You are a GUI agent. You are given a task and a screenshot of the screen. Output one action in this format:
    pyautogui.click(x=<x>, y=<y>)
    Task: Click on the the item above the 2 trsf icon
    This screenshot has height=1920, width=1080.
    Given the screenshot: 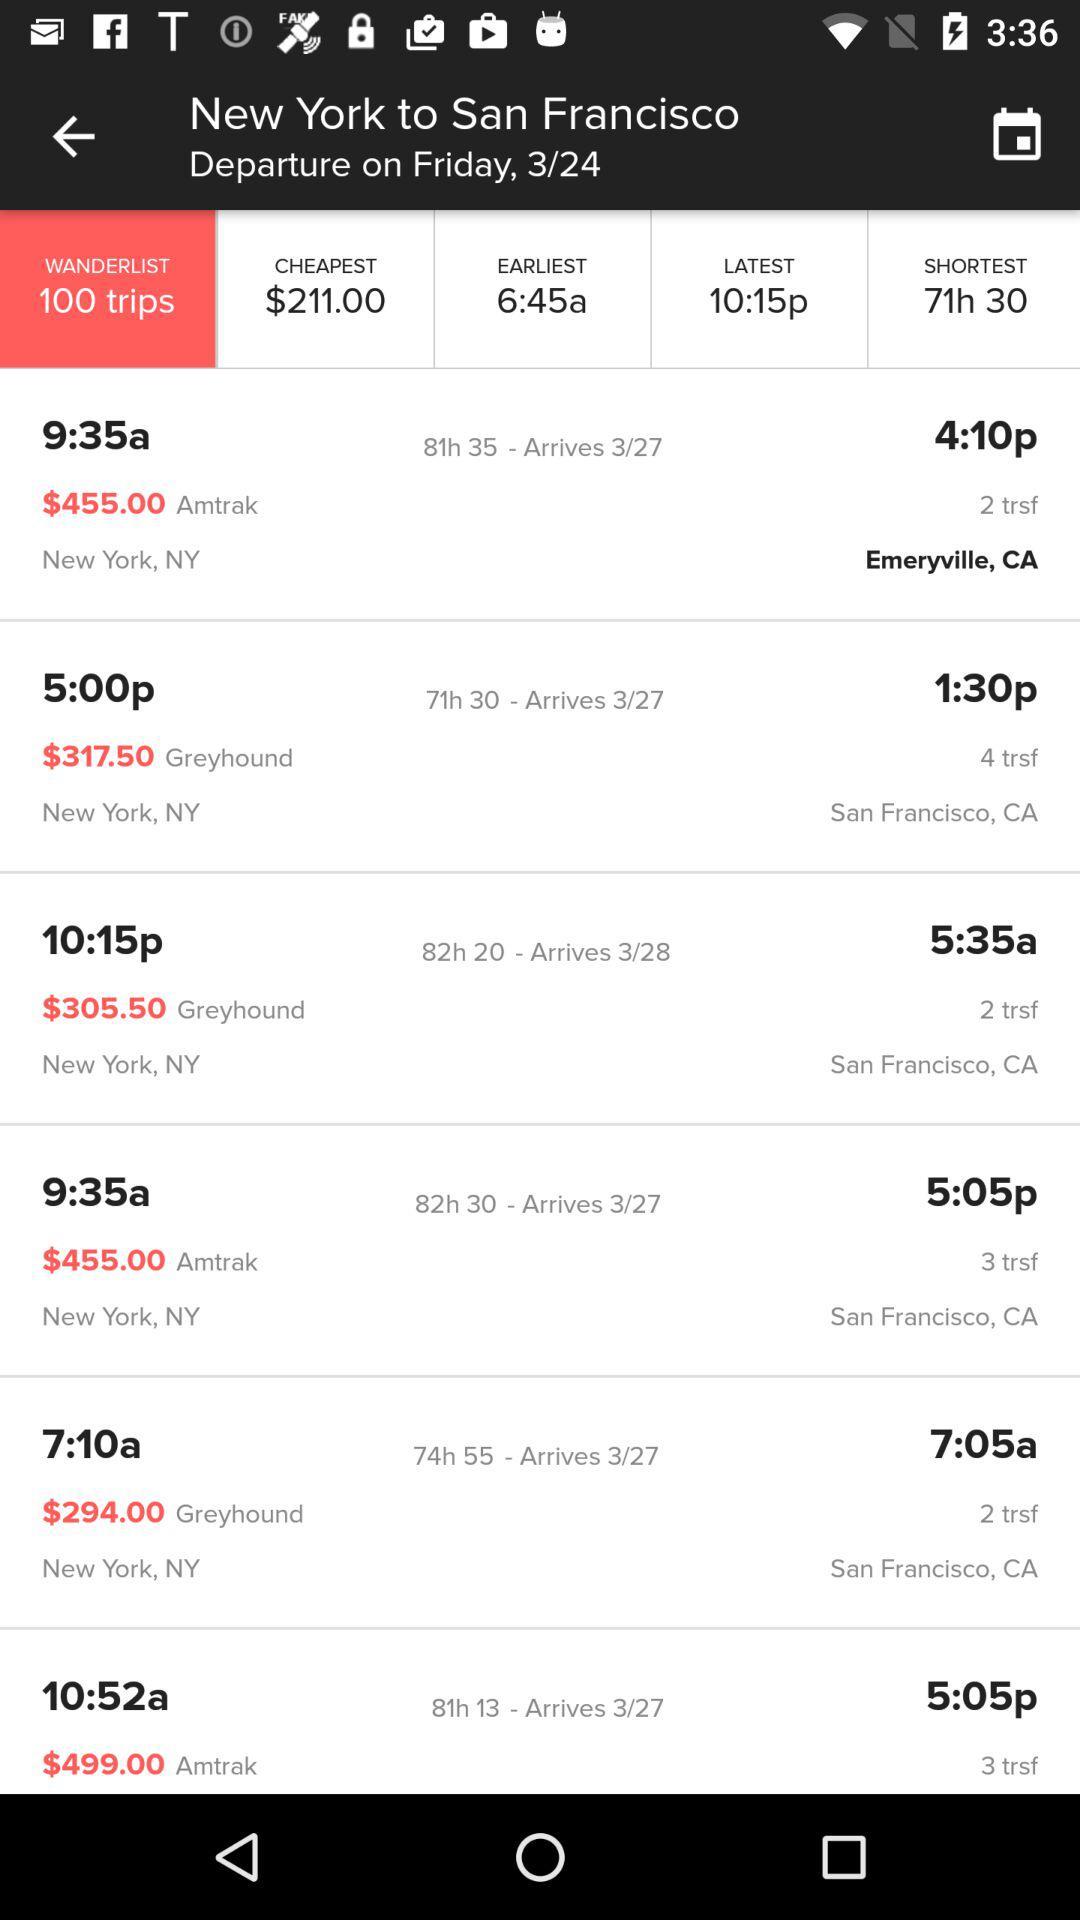 What is the action you would take?
    pyautogui.click(x=463, y=951)
    